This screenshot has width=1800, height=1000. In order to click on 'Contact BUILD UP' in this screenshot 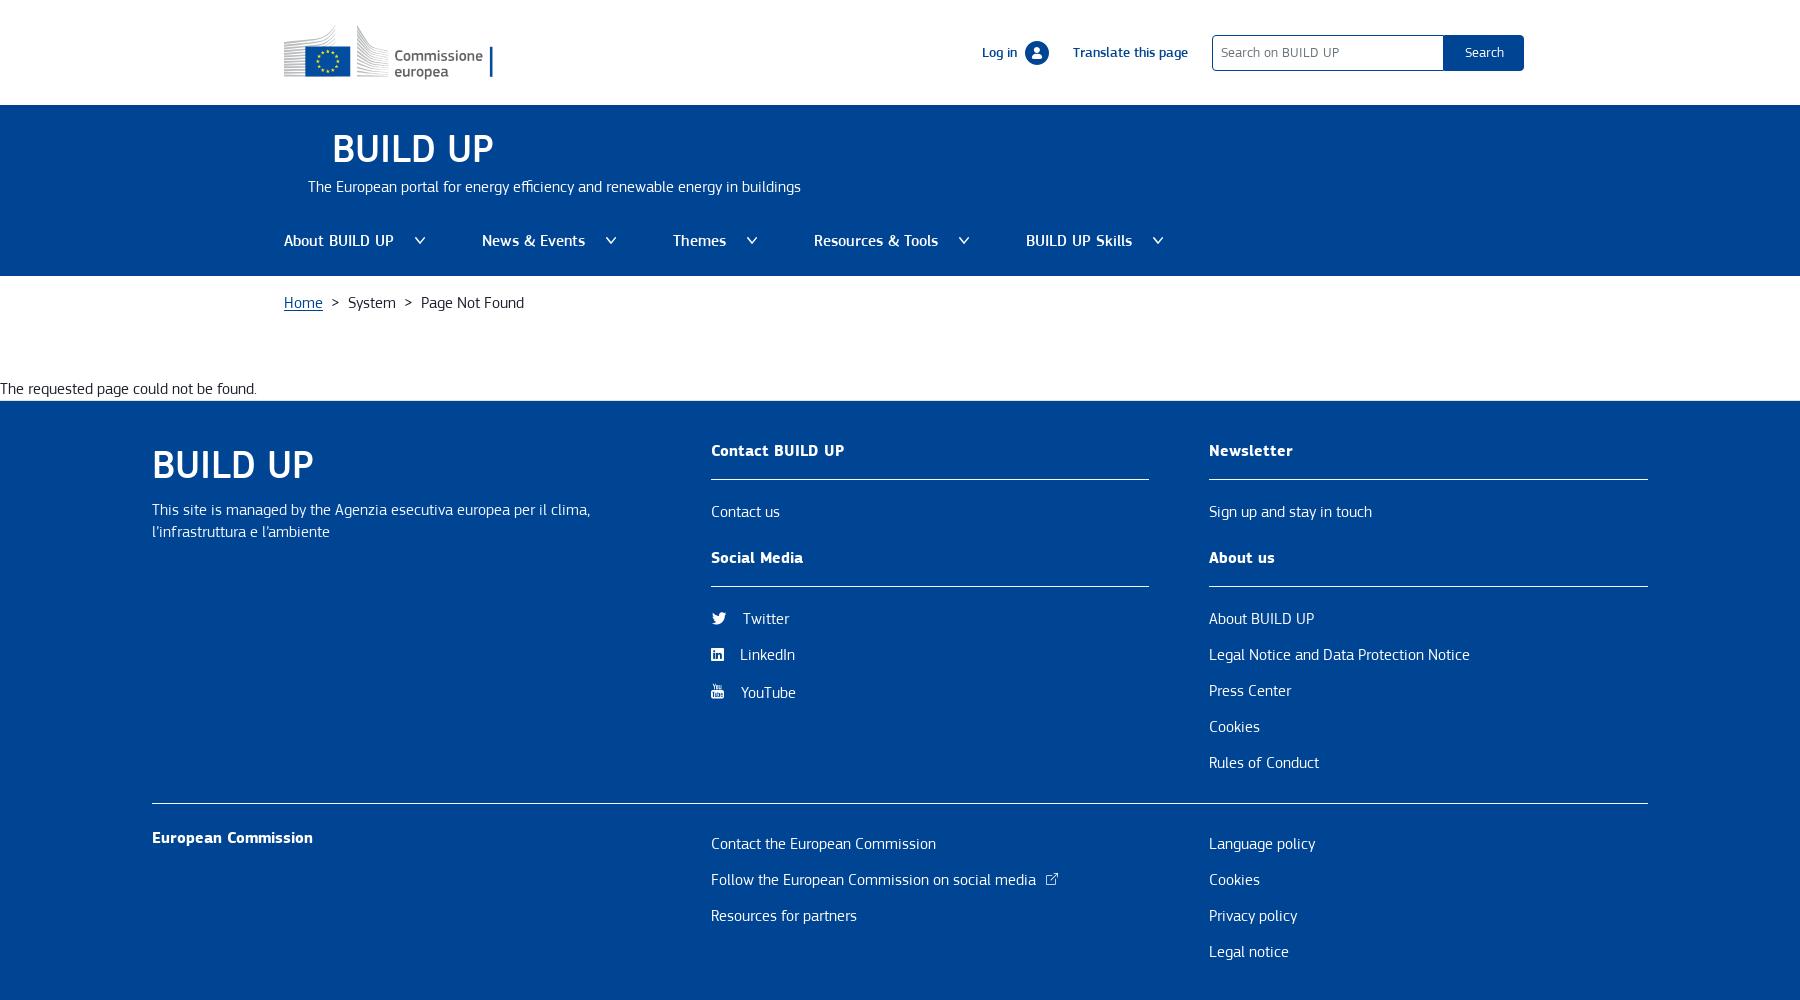, I will do `click(775, 449)`.